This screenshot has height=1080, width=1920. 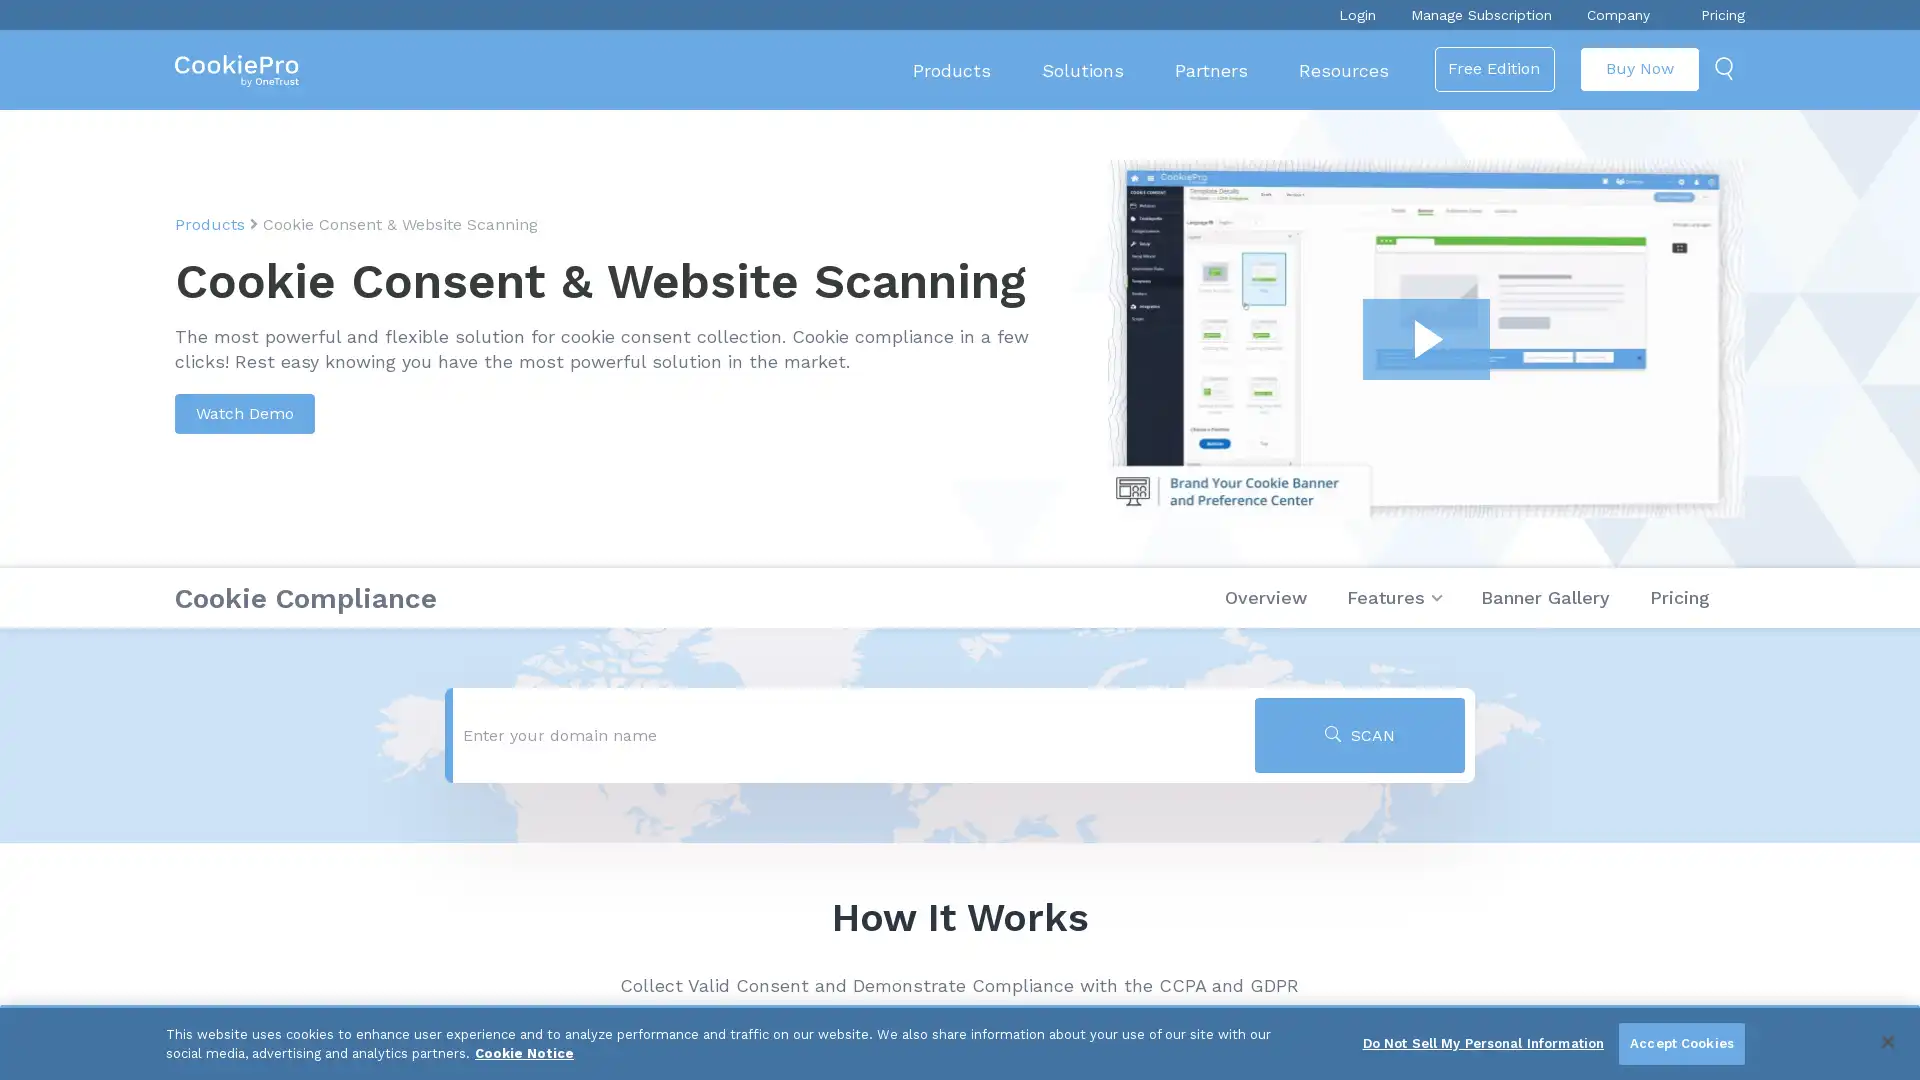 I want to click on Do Not Sell My Personal Information, so click(x=1483, y=1043).